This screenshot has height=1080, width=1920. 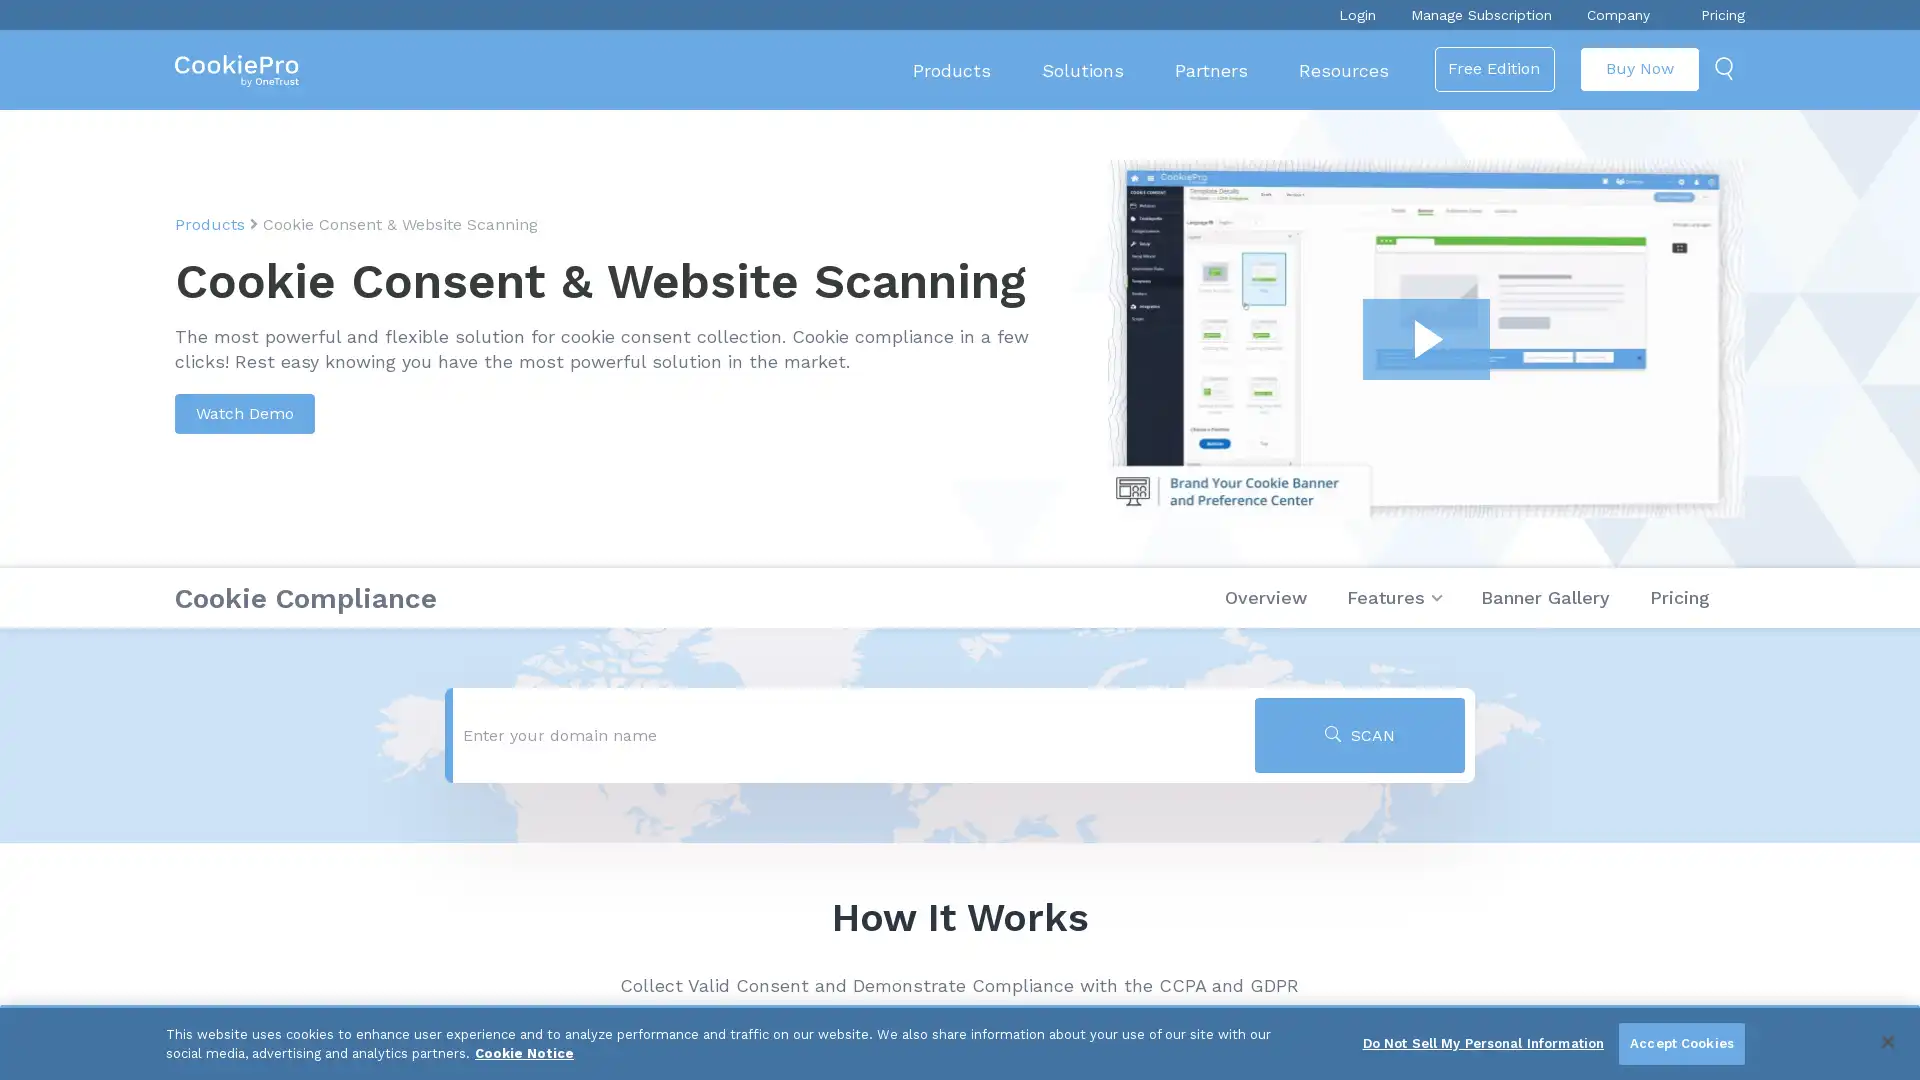 I want to click on Do Not Sell My Personal Information, so click(x=1483, y=1043).